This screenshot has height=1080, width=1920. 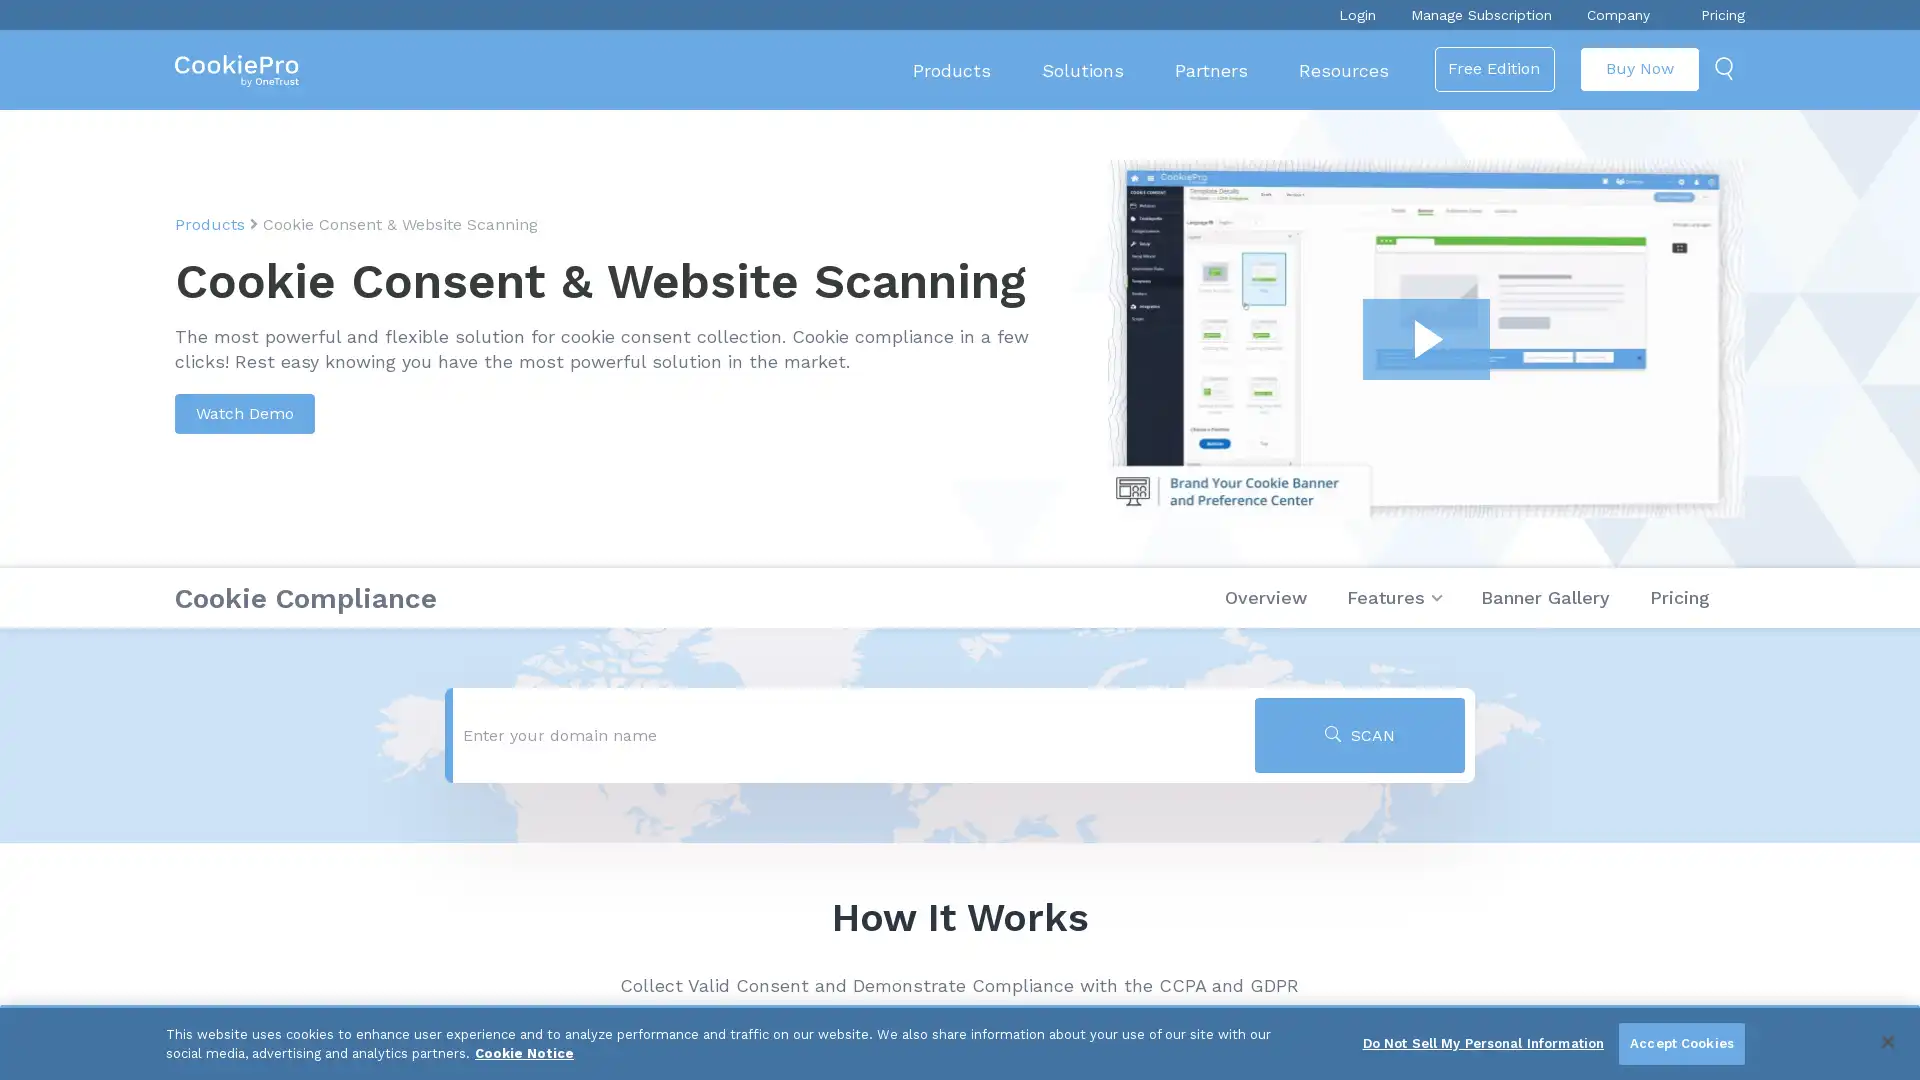 I want to click on Do Not Sell My Personal Information, so click(x=1483, y=1043).